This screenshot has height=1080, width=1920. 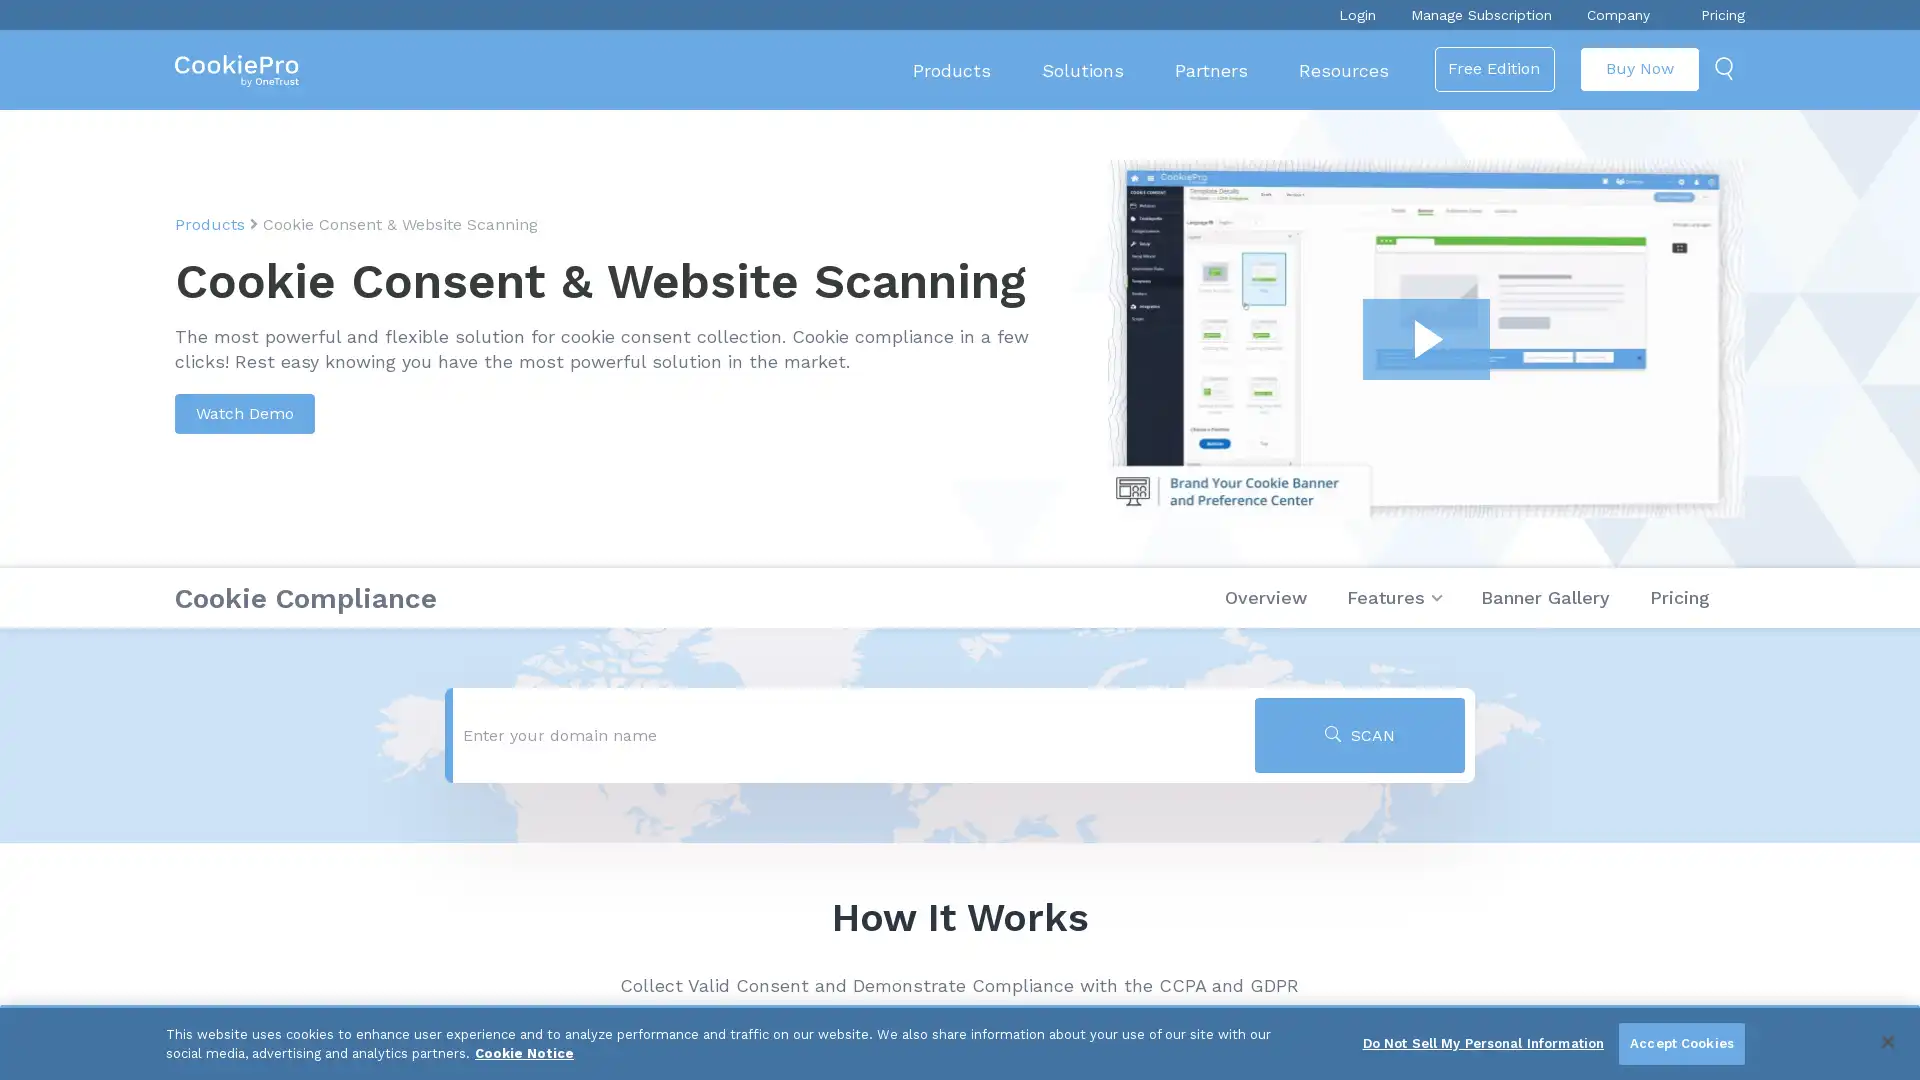 I want to click on Do Not Sell My Personal Information, so click(x=1483, y=1043).